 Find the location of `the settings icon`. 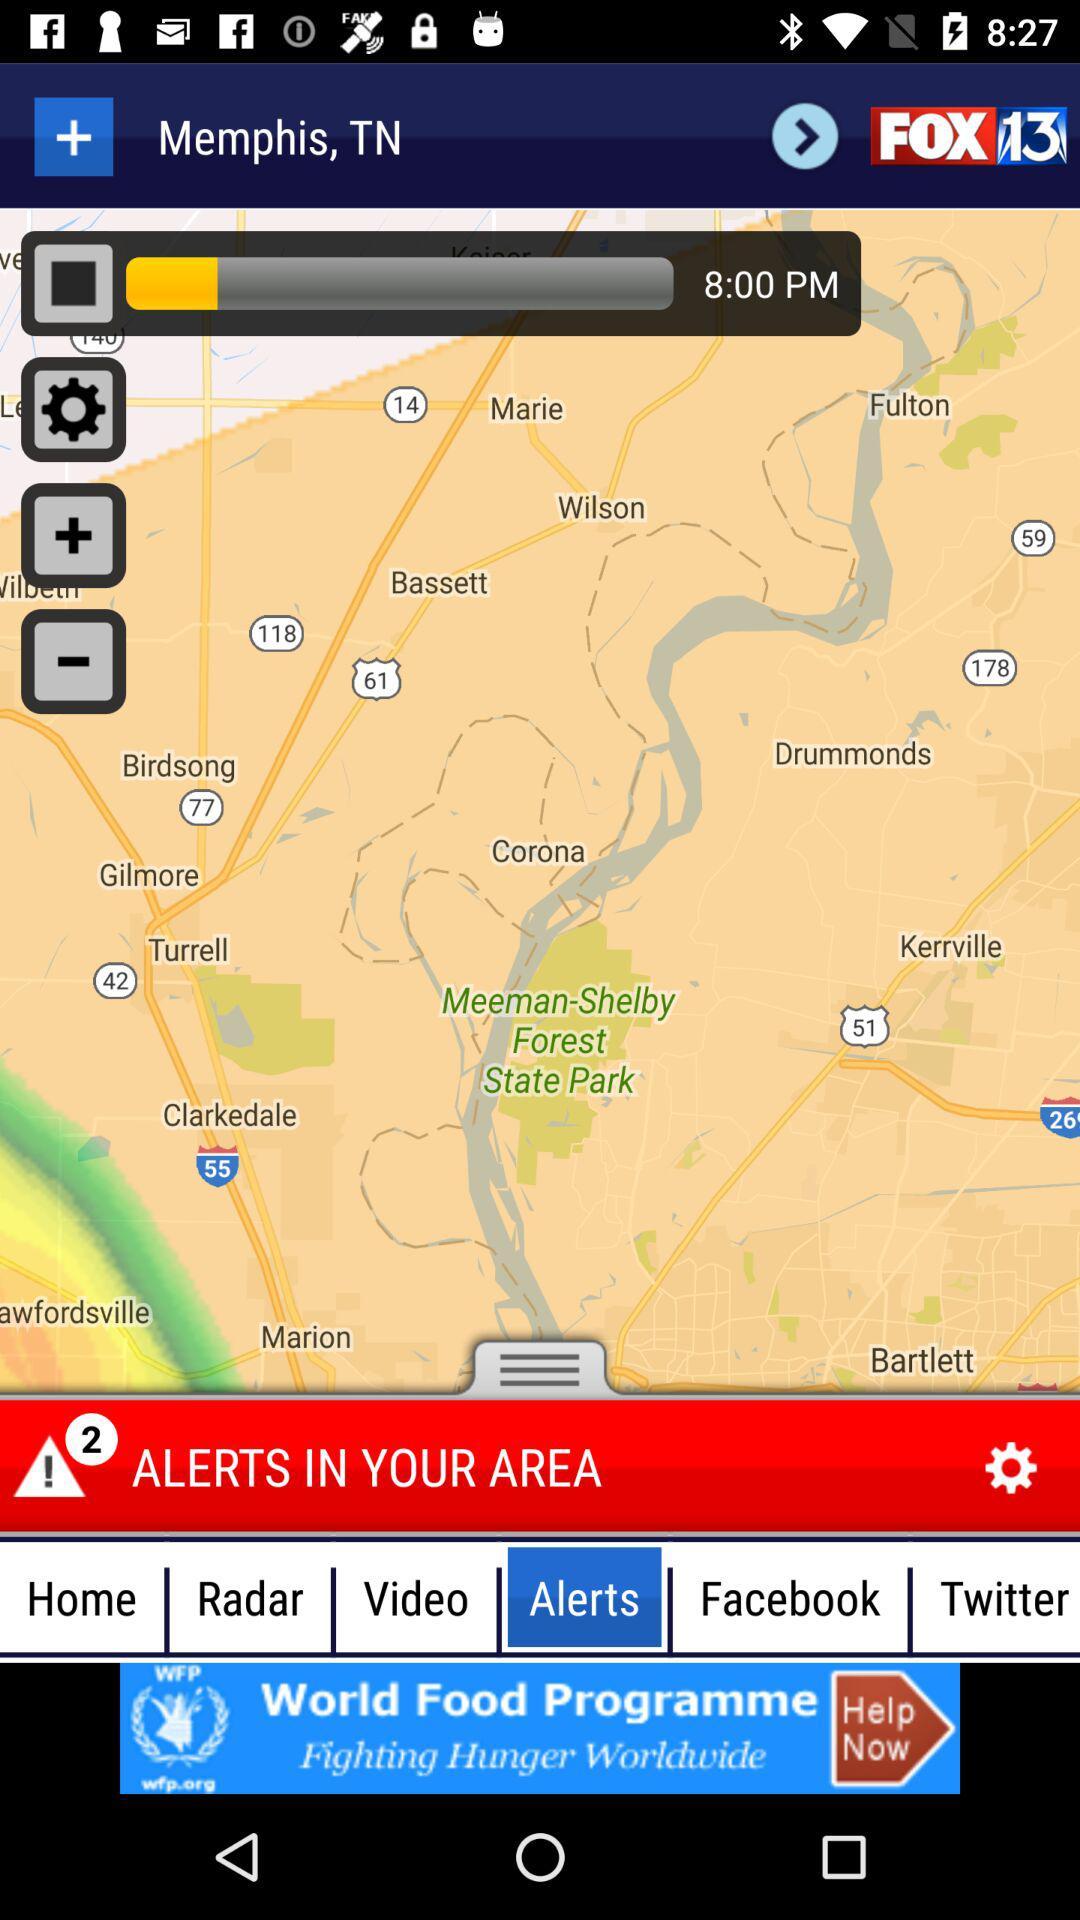

the settings icon is located at coordinates (1011, 1468).